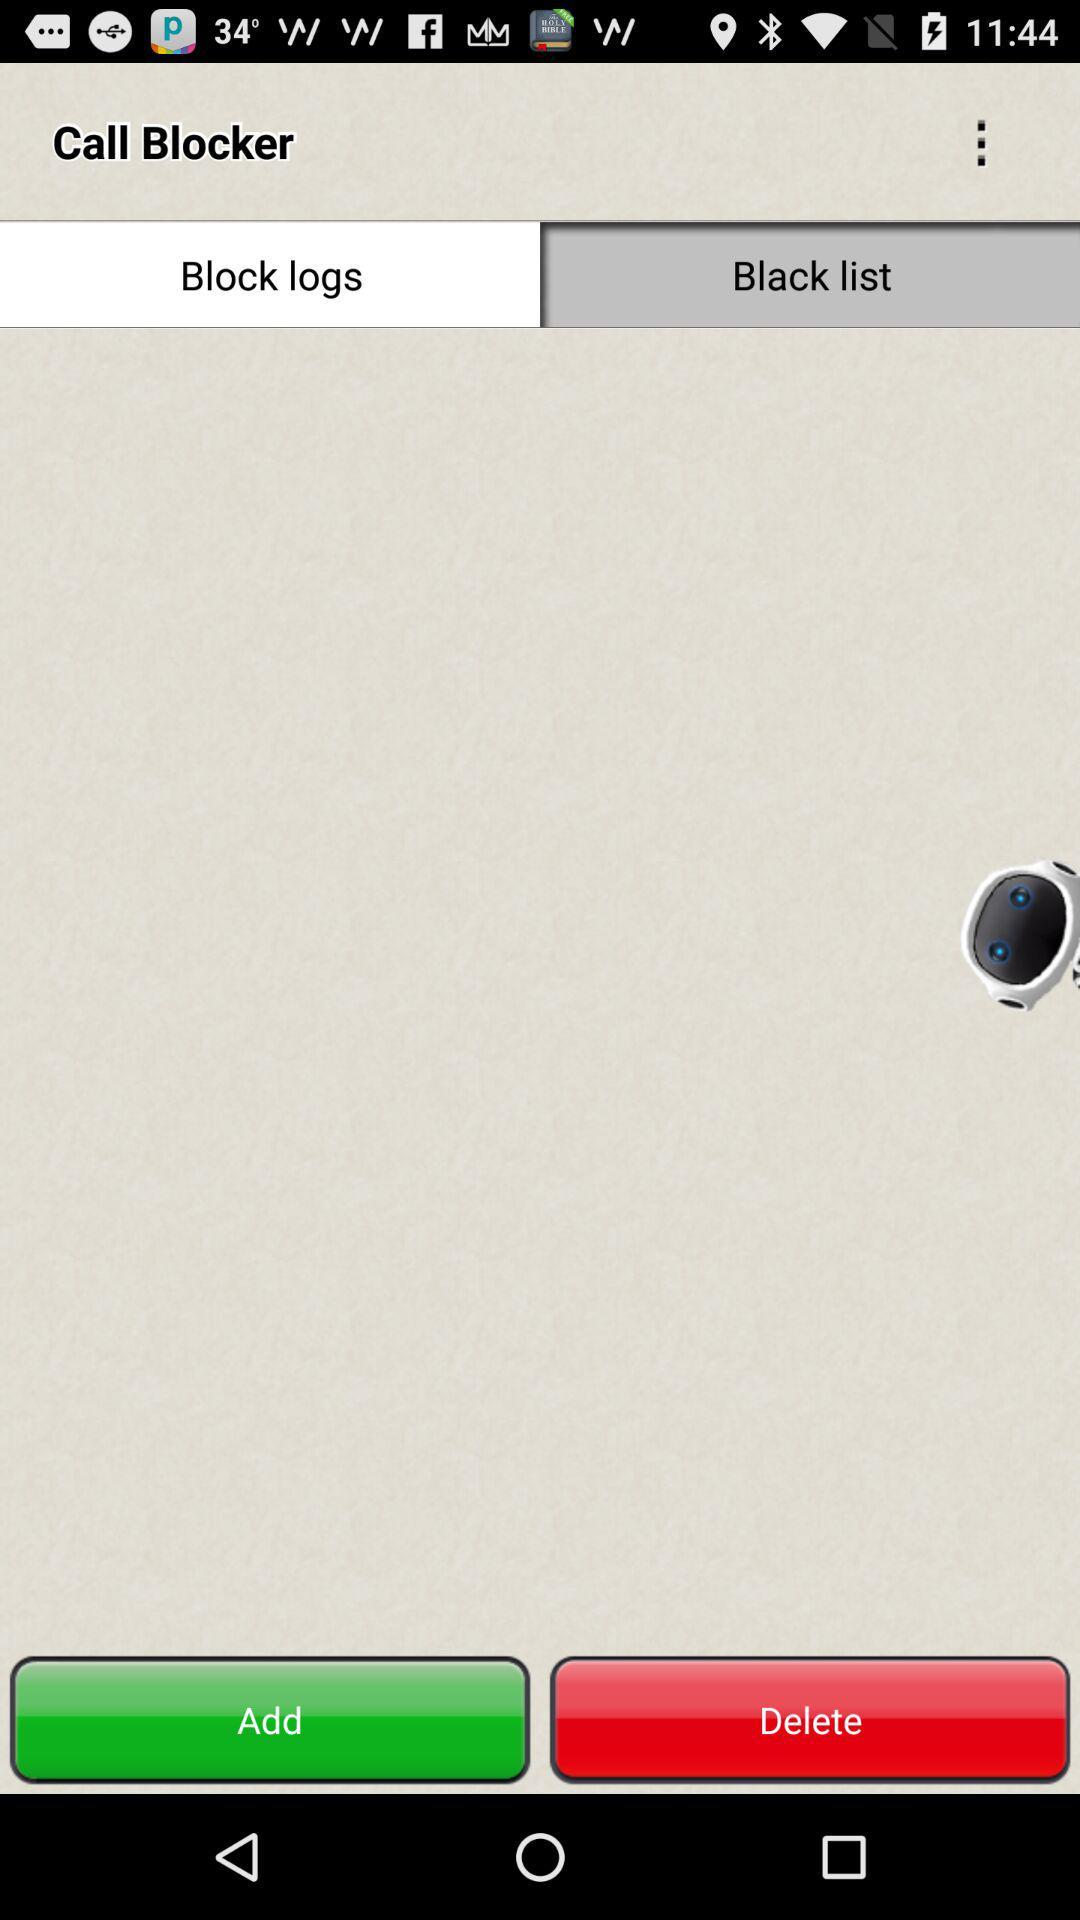 Image resolution: width=1080 pixels, height=1920 pixels. What do you see at coordinates (980, 140) in the screenshot?
I see `show options` at bounding box center [980, 140].